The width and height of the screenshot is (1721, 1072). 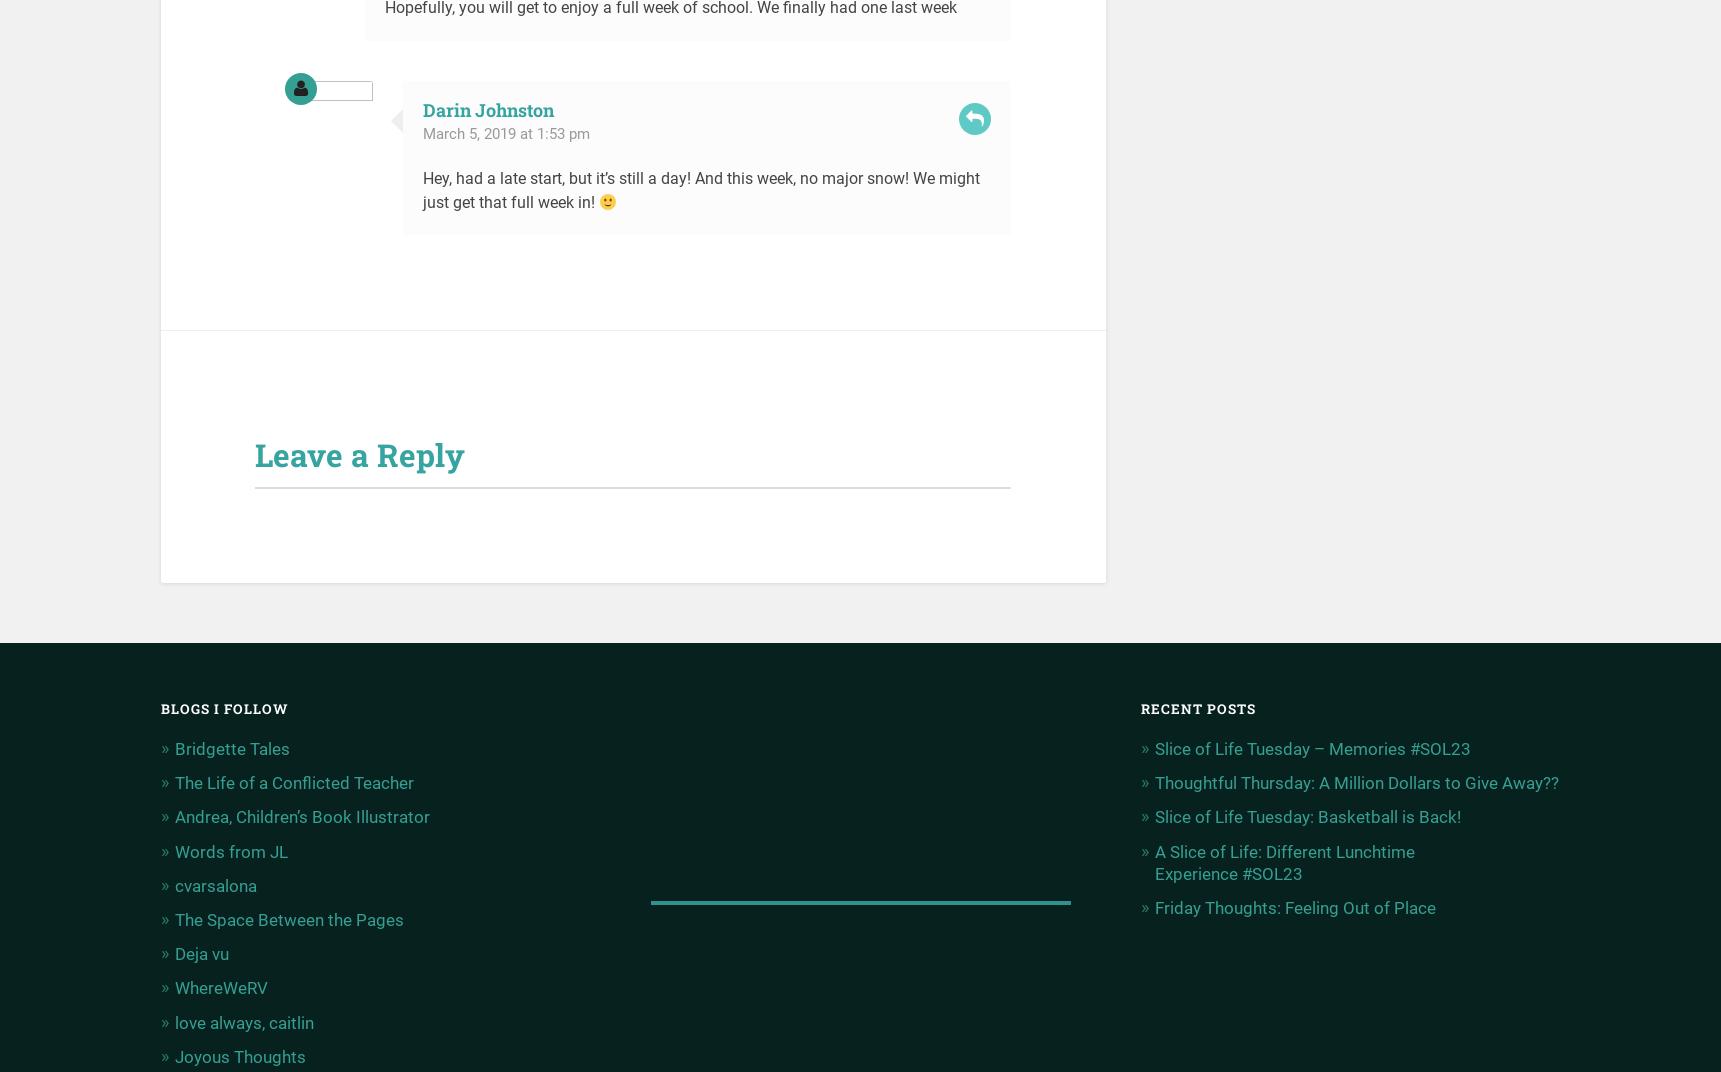 I want to click on 'March 5, 2019 at 1:53 pm', so click(x=420, y=133).